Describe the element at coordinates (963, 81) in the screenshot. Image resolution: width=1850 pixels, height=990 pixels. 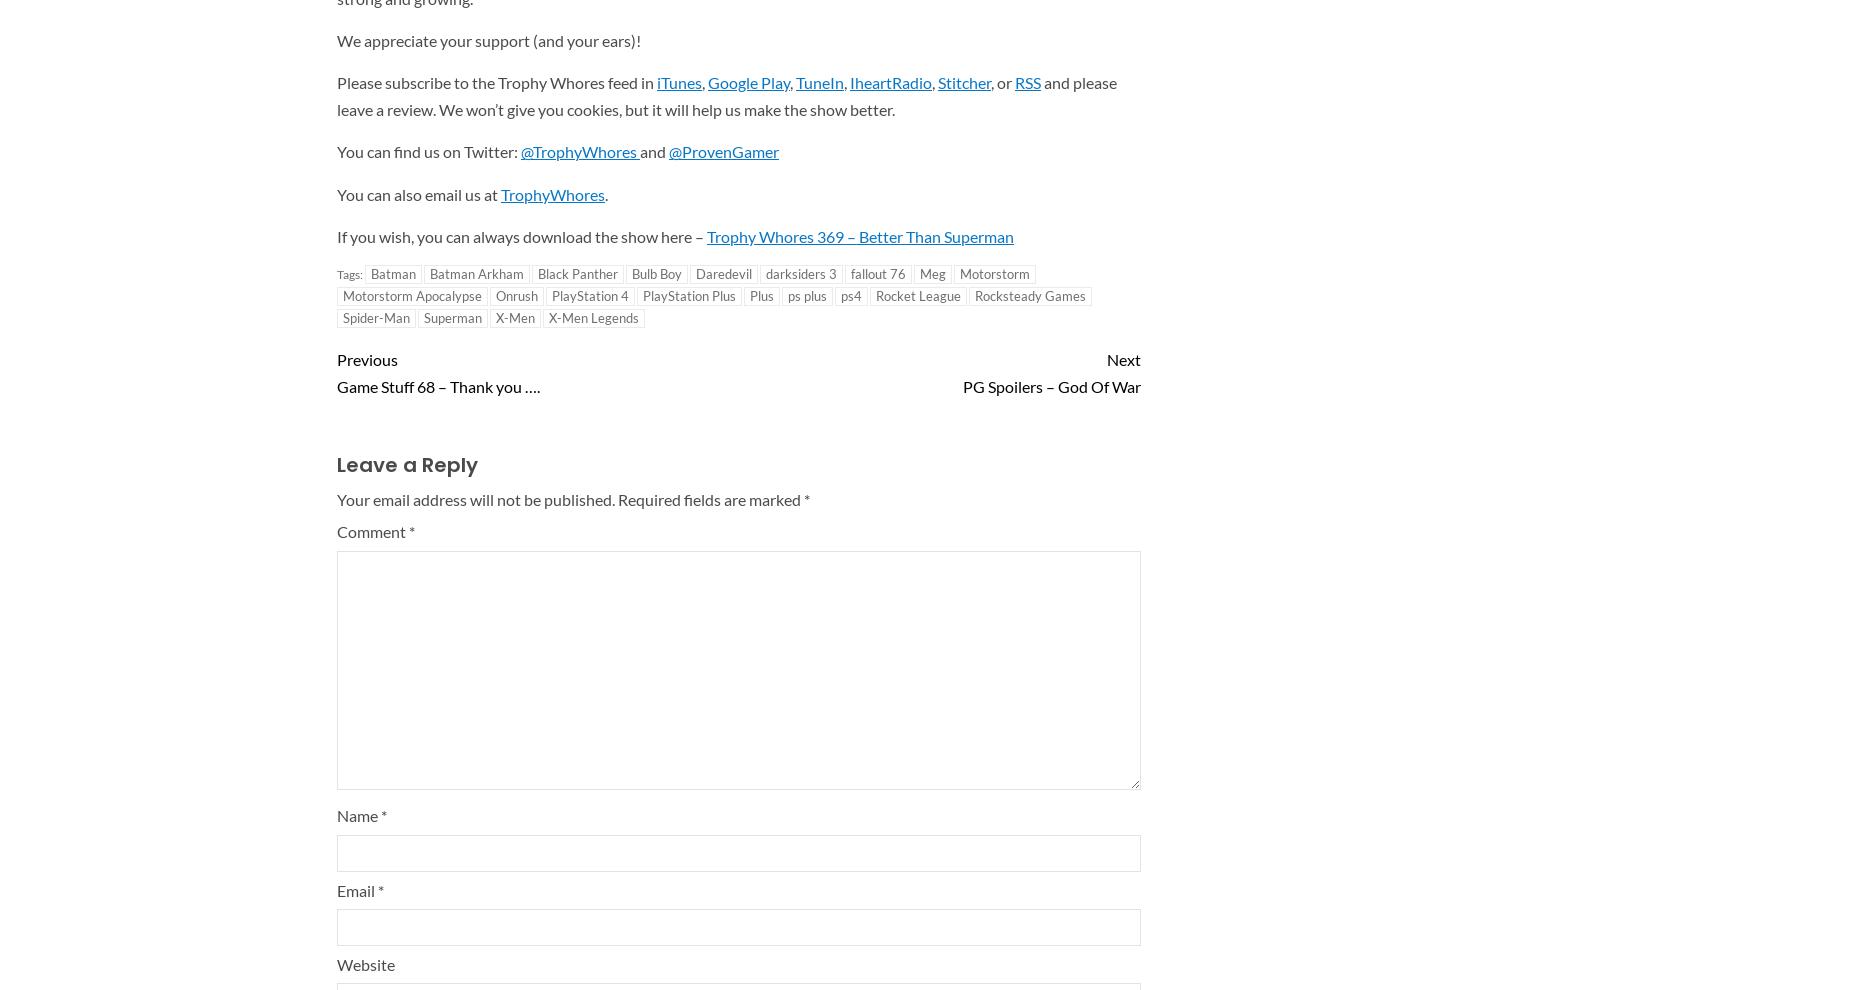
I see `'Stitcher'` at that location.